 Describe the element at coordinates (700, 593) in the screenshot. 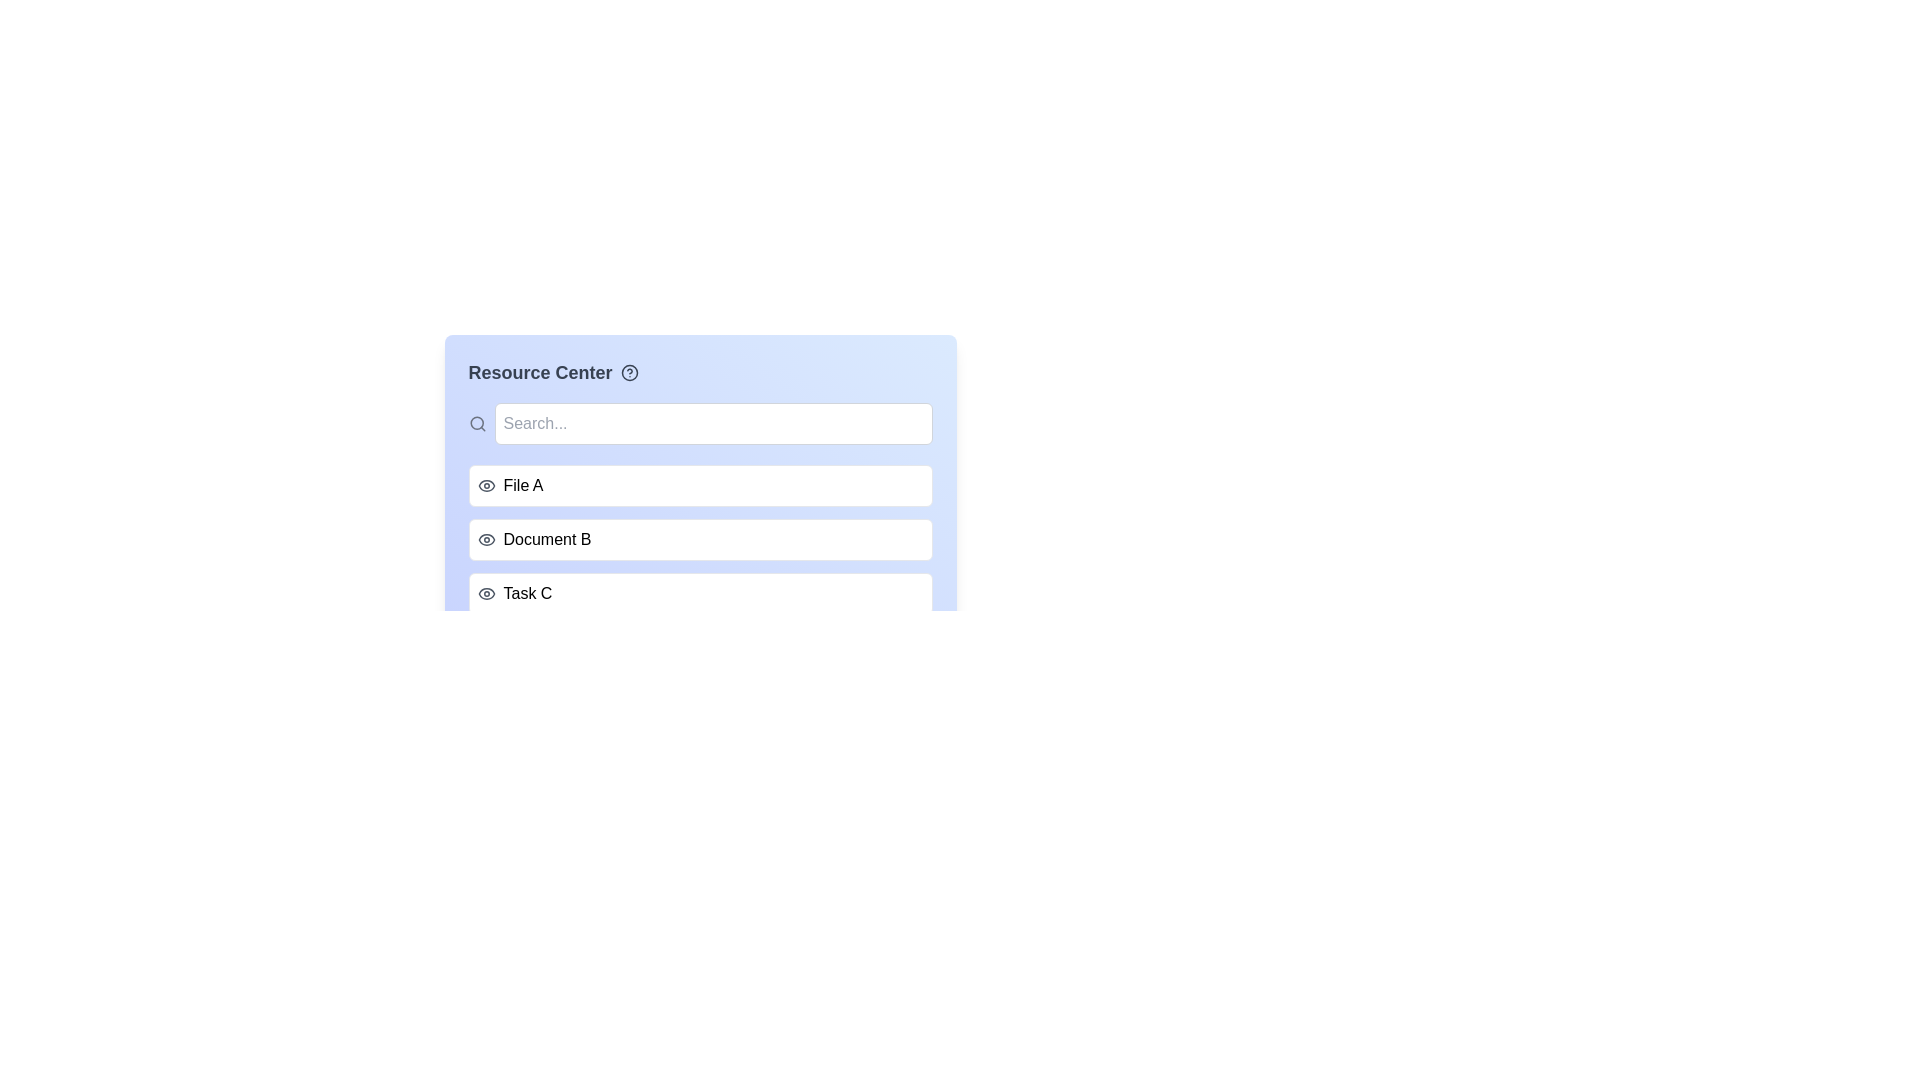

I see `the third clickable item in the 'Resource Center' list` at that location.